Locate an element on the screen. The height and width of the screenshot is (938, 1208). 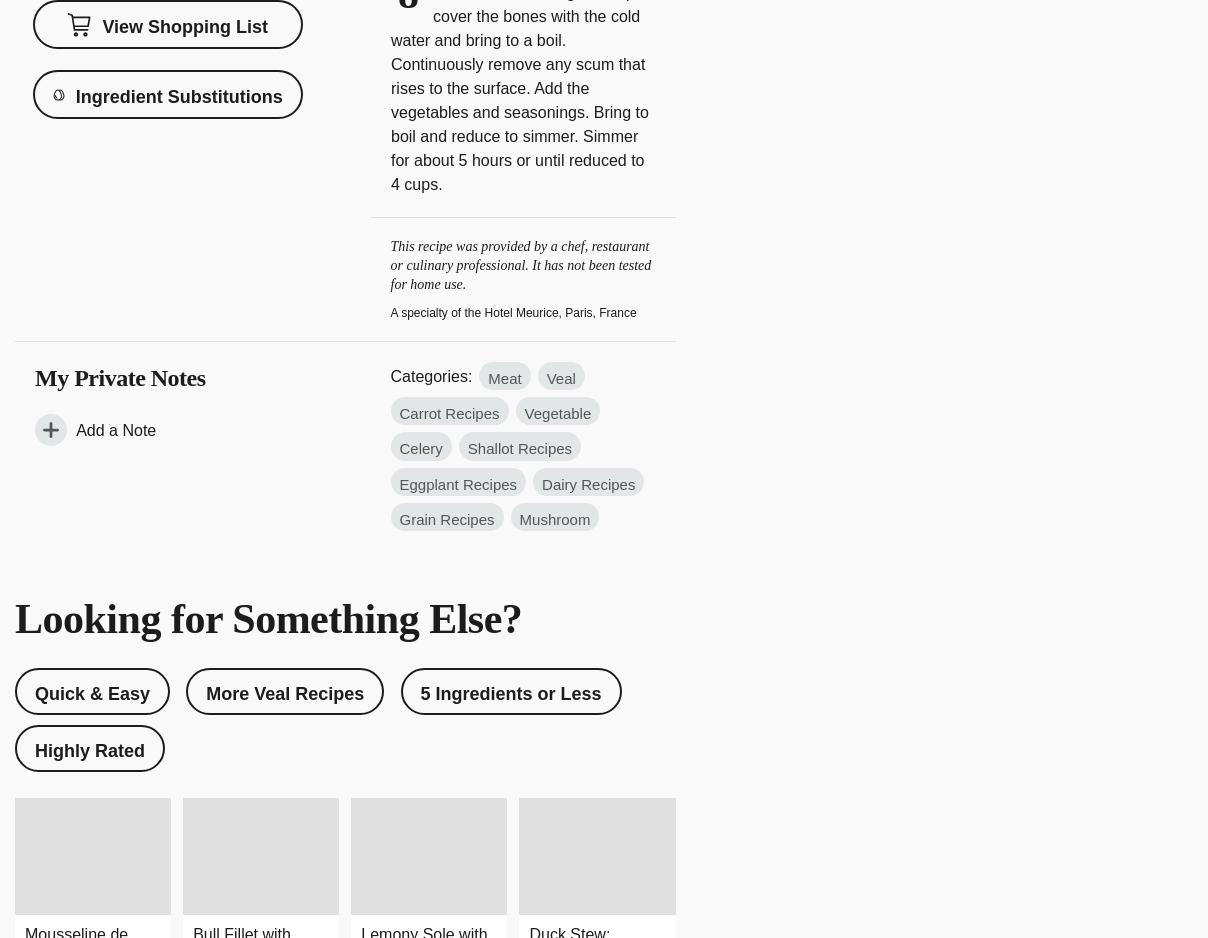
'Highly Rated' is located at coordinates (88, 750).